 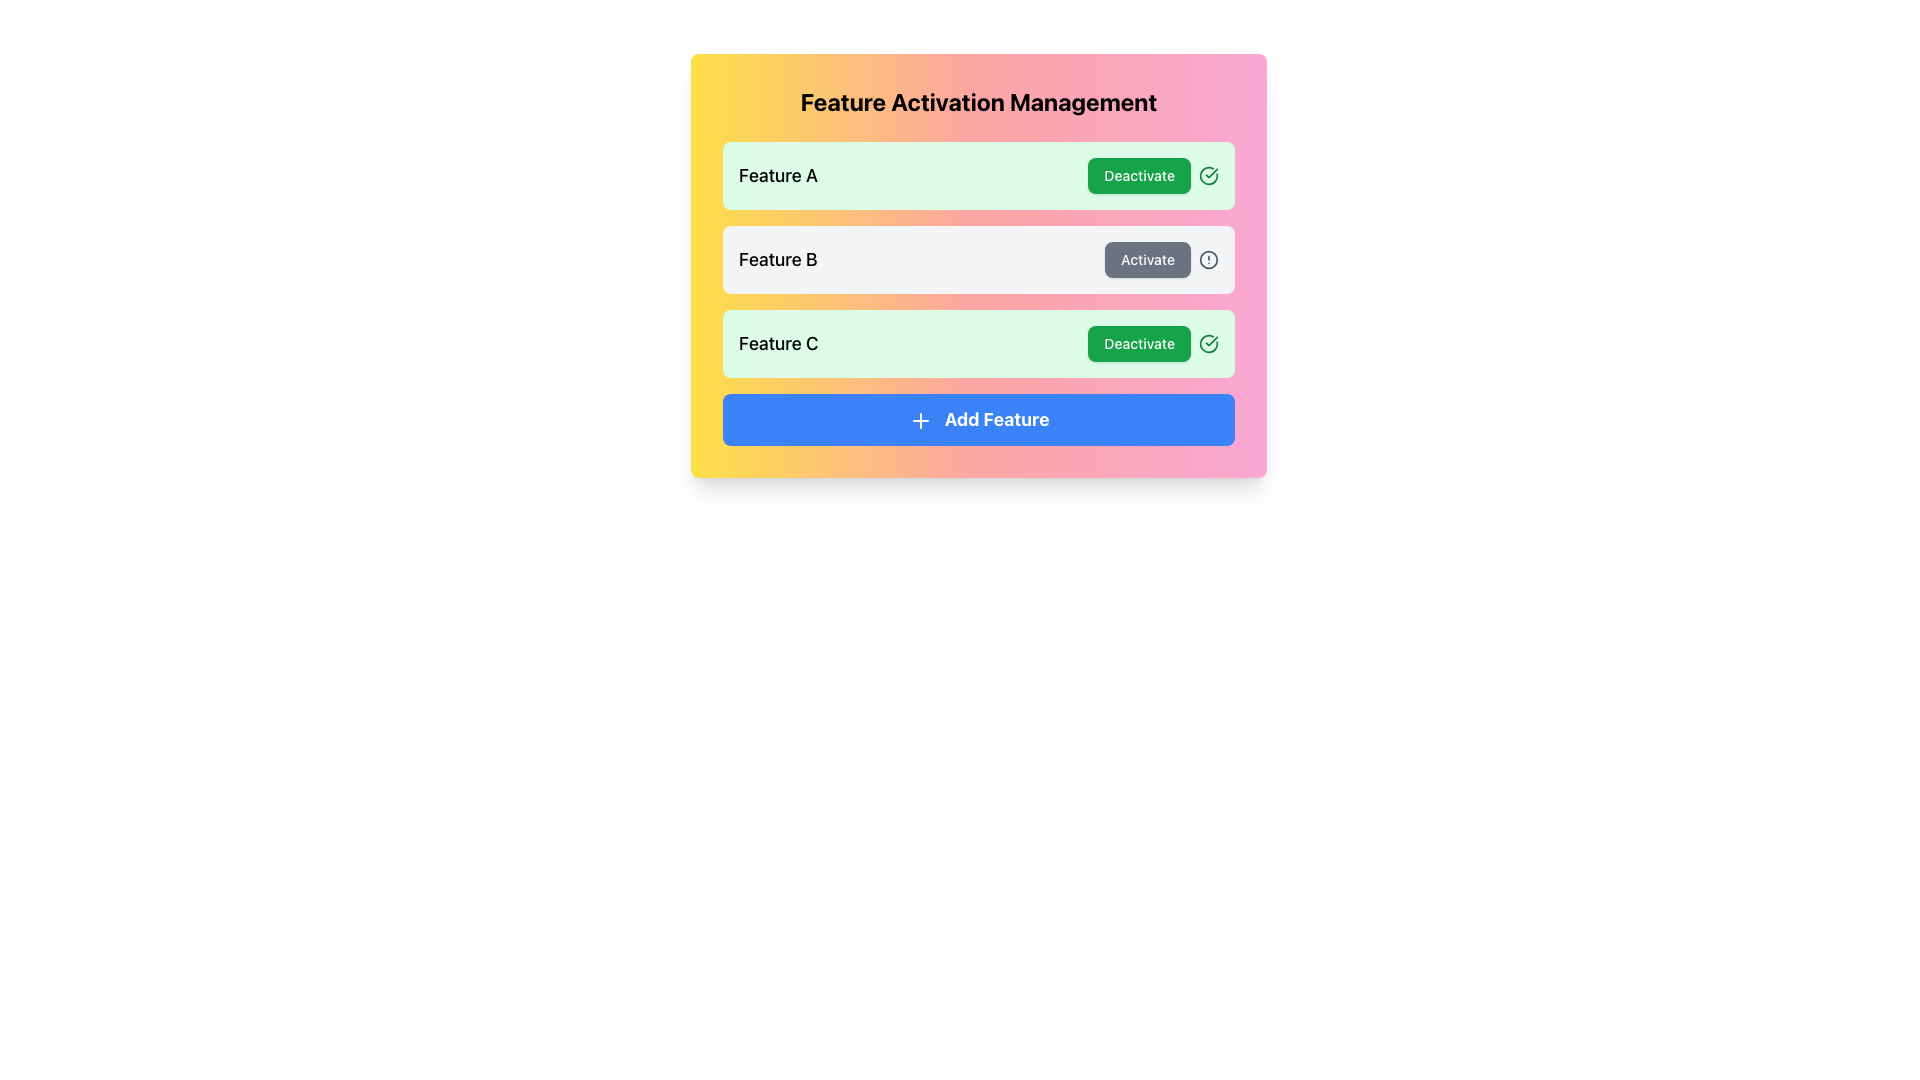 I want to click on the button that facilitates the addition of a new feature, so click(x=979, y=419).